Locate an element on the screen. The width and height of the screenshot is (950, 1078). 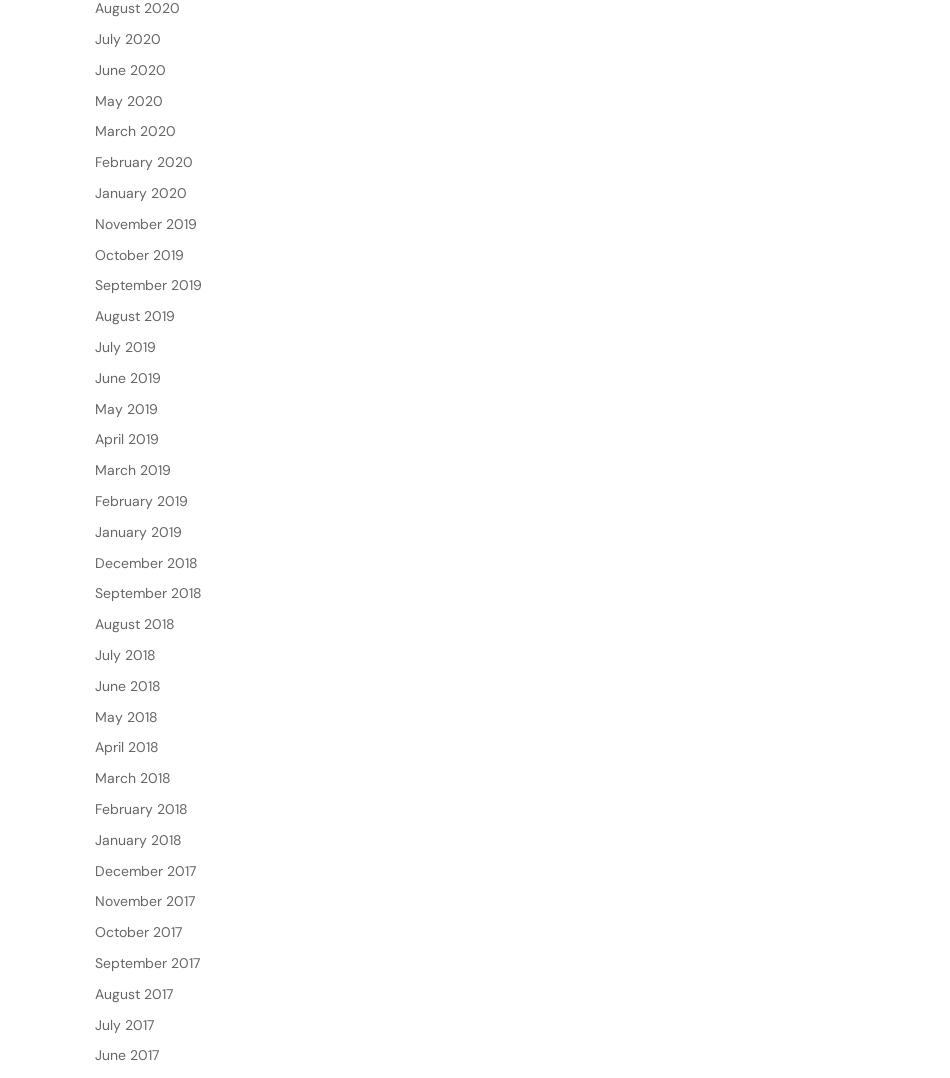
'August 2020' is located at coordinates (137, 72).